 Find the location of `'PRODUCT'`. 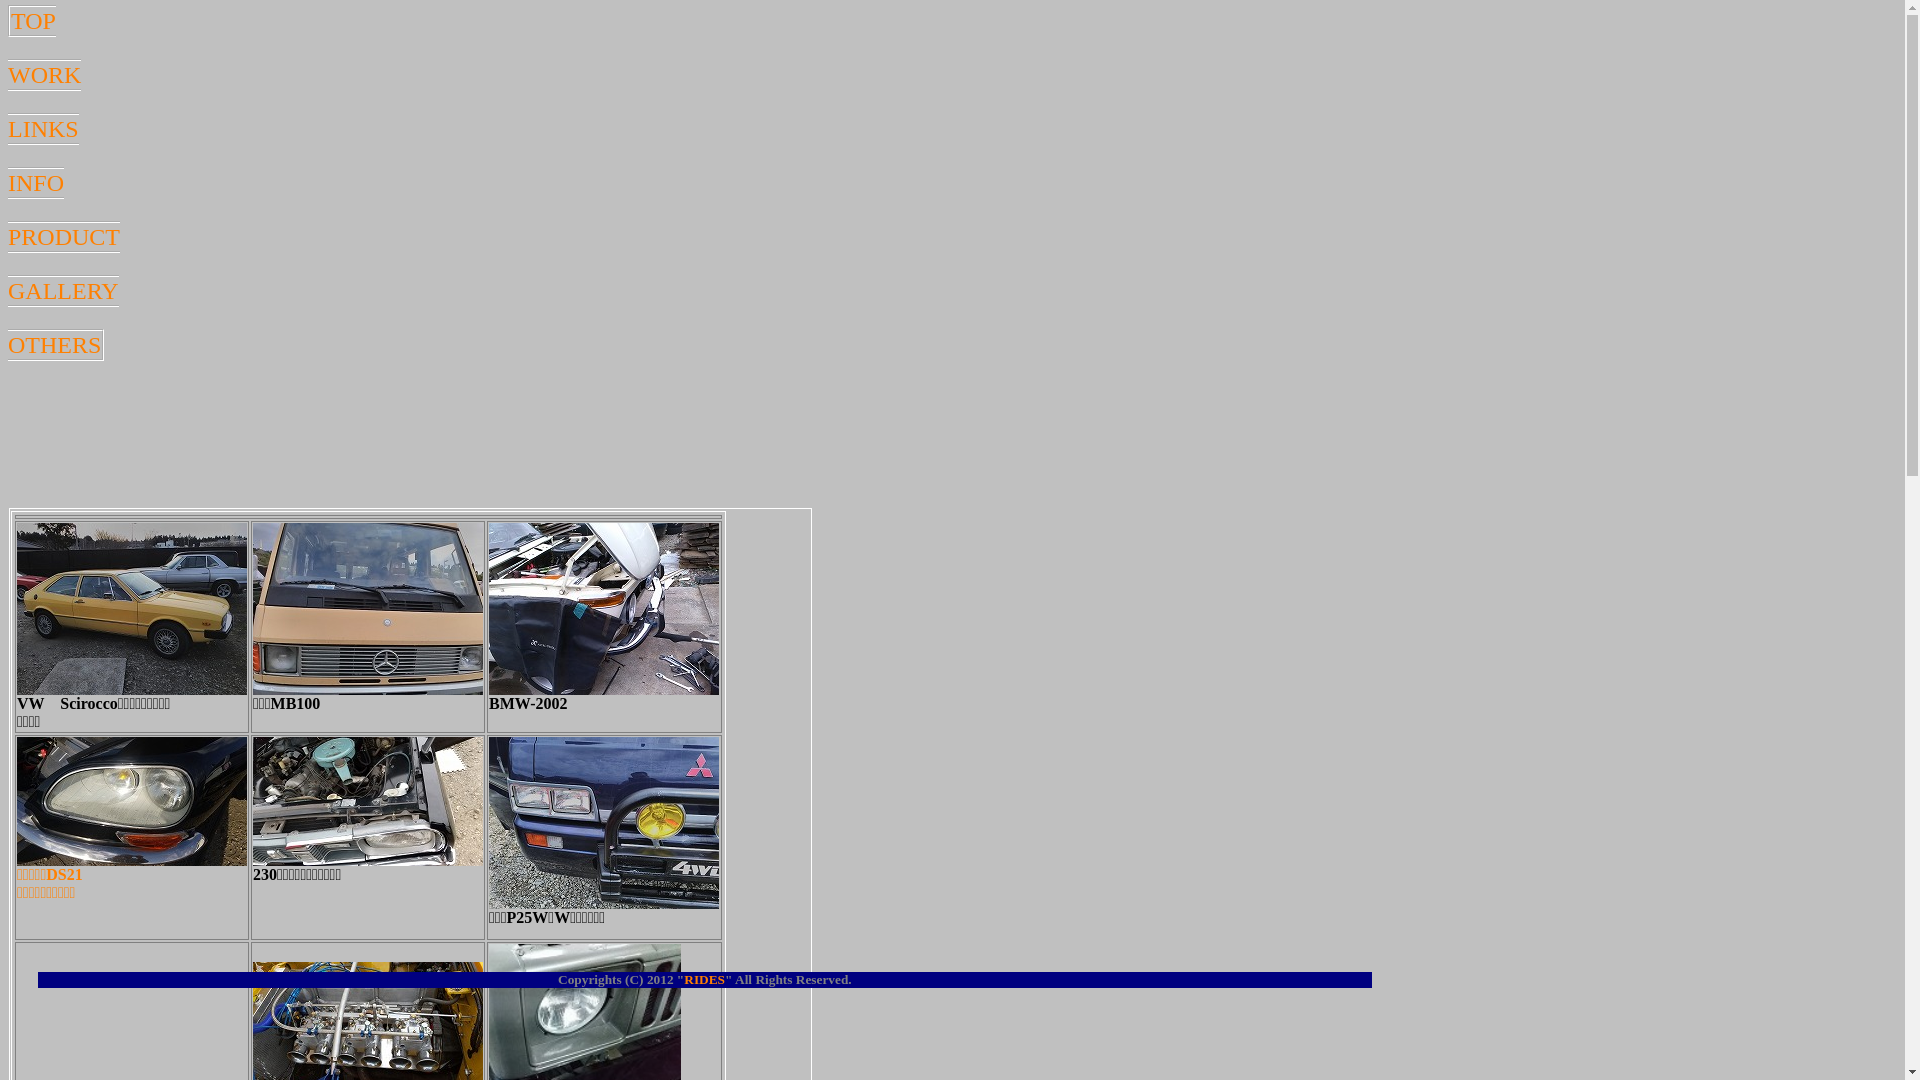

'PRODUCT' is located at coordinates (63, 235).